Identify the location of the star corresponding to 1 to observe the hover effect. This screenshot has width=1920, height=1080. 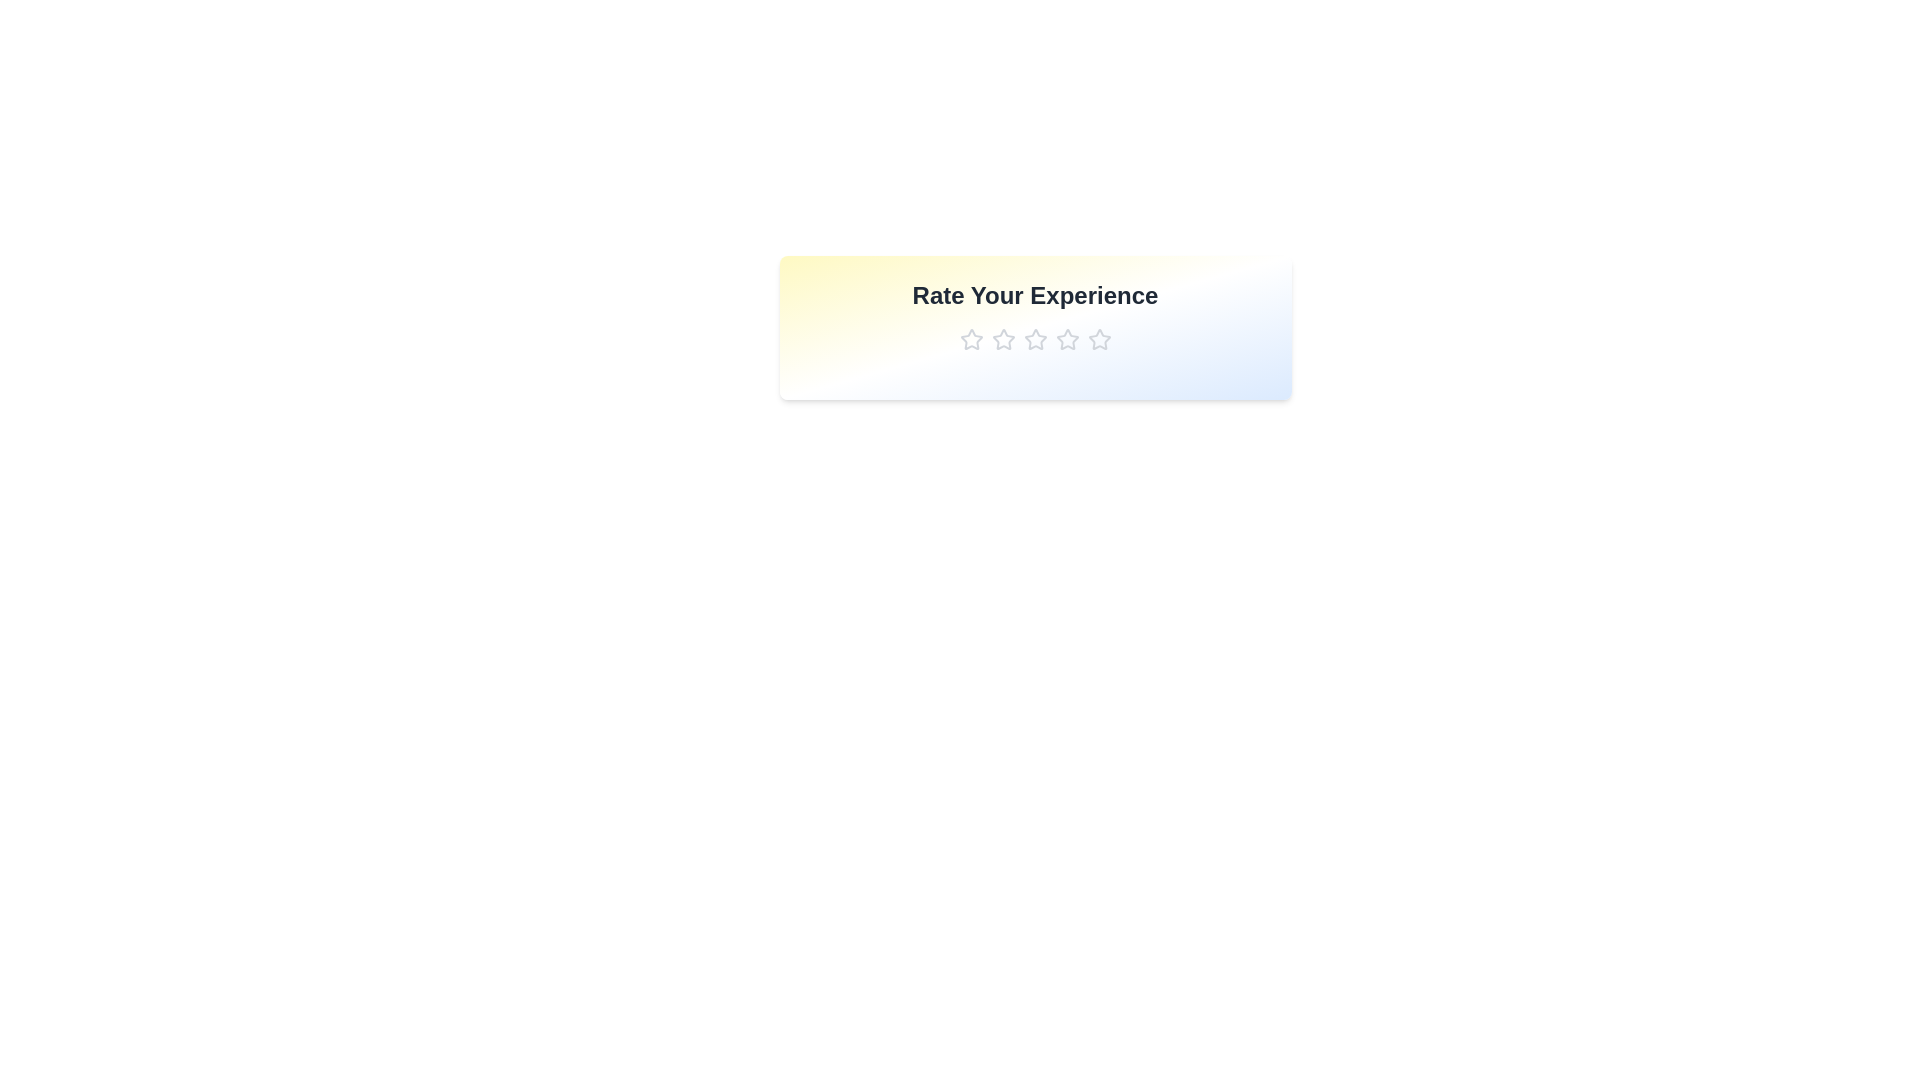
(971, 338).